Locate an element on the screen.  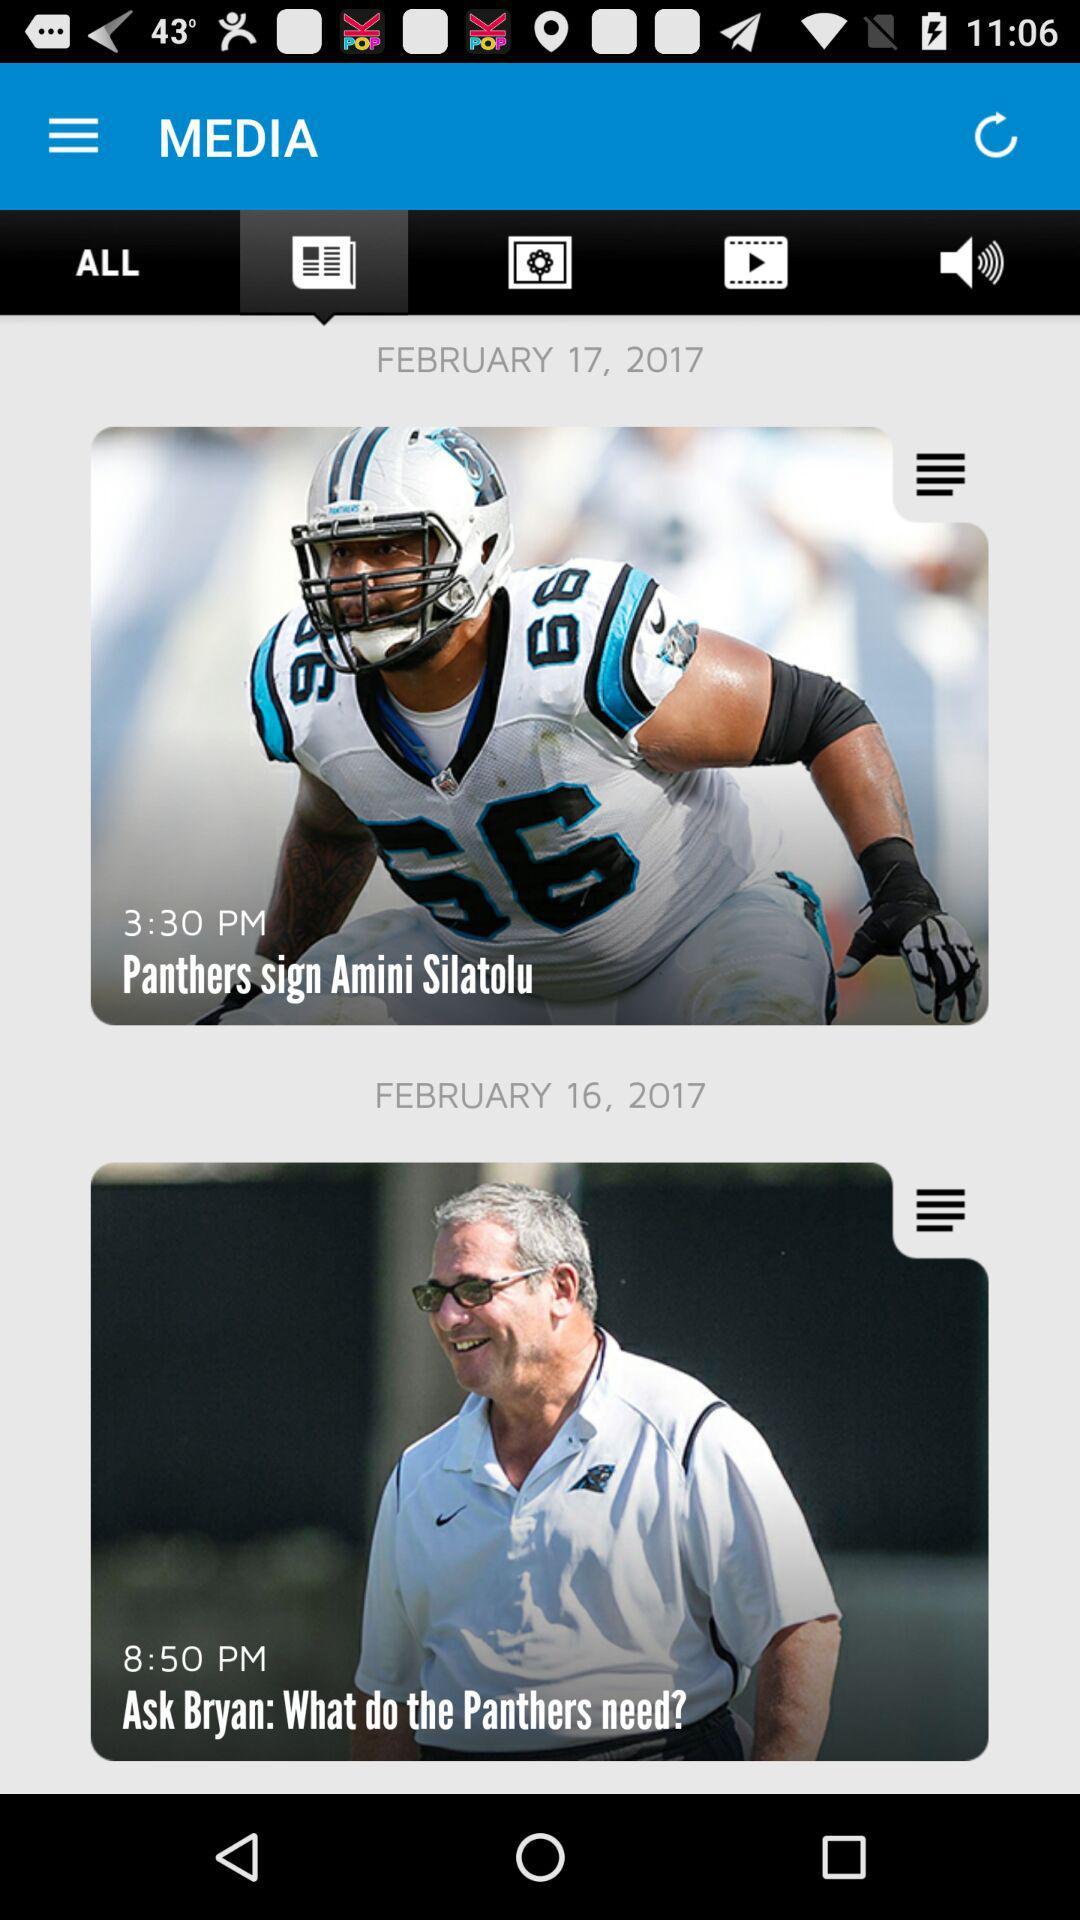
menu display is located at coordinates (72, 135).